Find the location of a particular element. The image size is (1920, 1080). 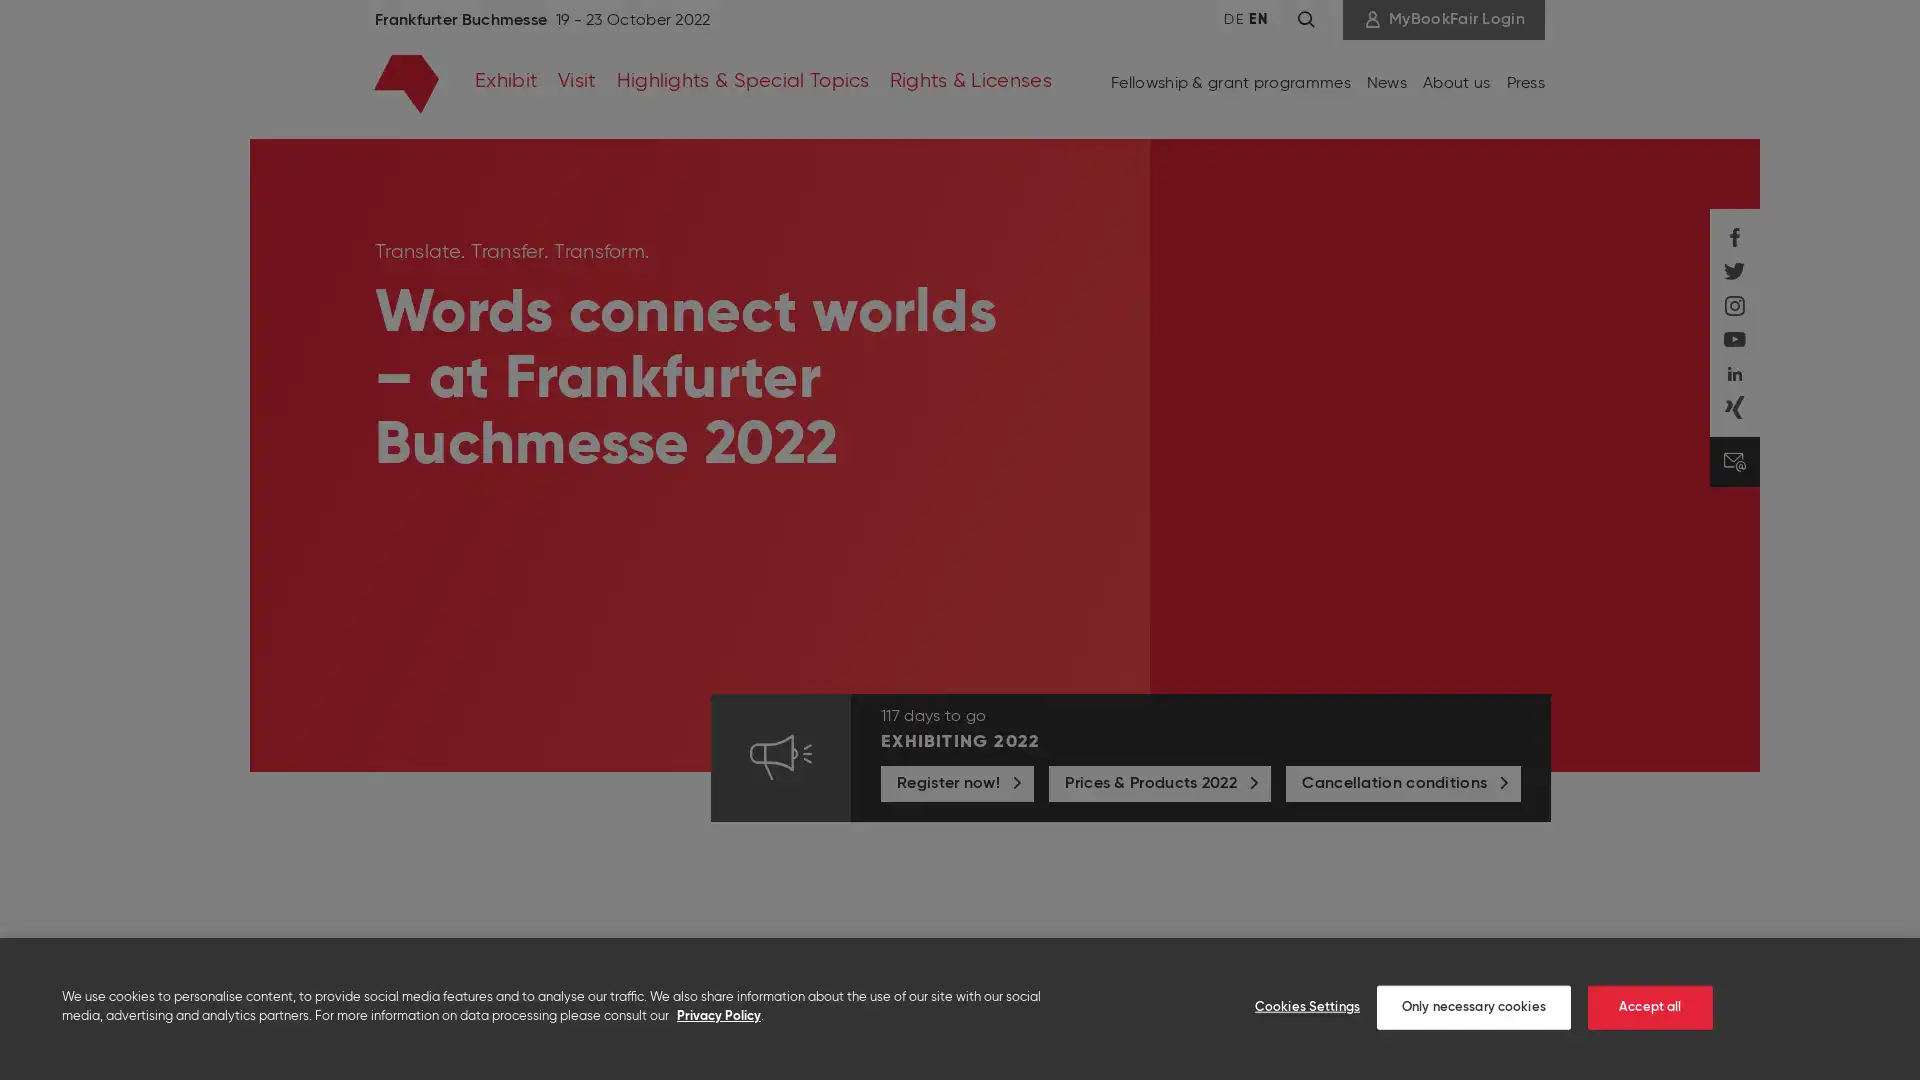

Accept all is located at coordinates (1649, 1006).